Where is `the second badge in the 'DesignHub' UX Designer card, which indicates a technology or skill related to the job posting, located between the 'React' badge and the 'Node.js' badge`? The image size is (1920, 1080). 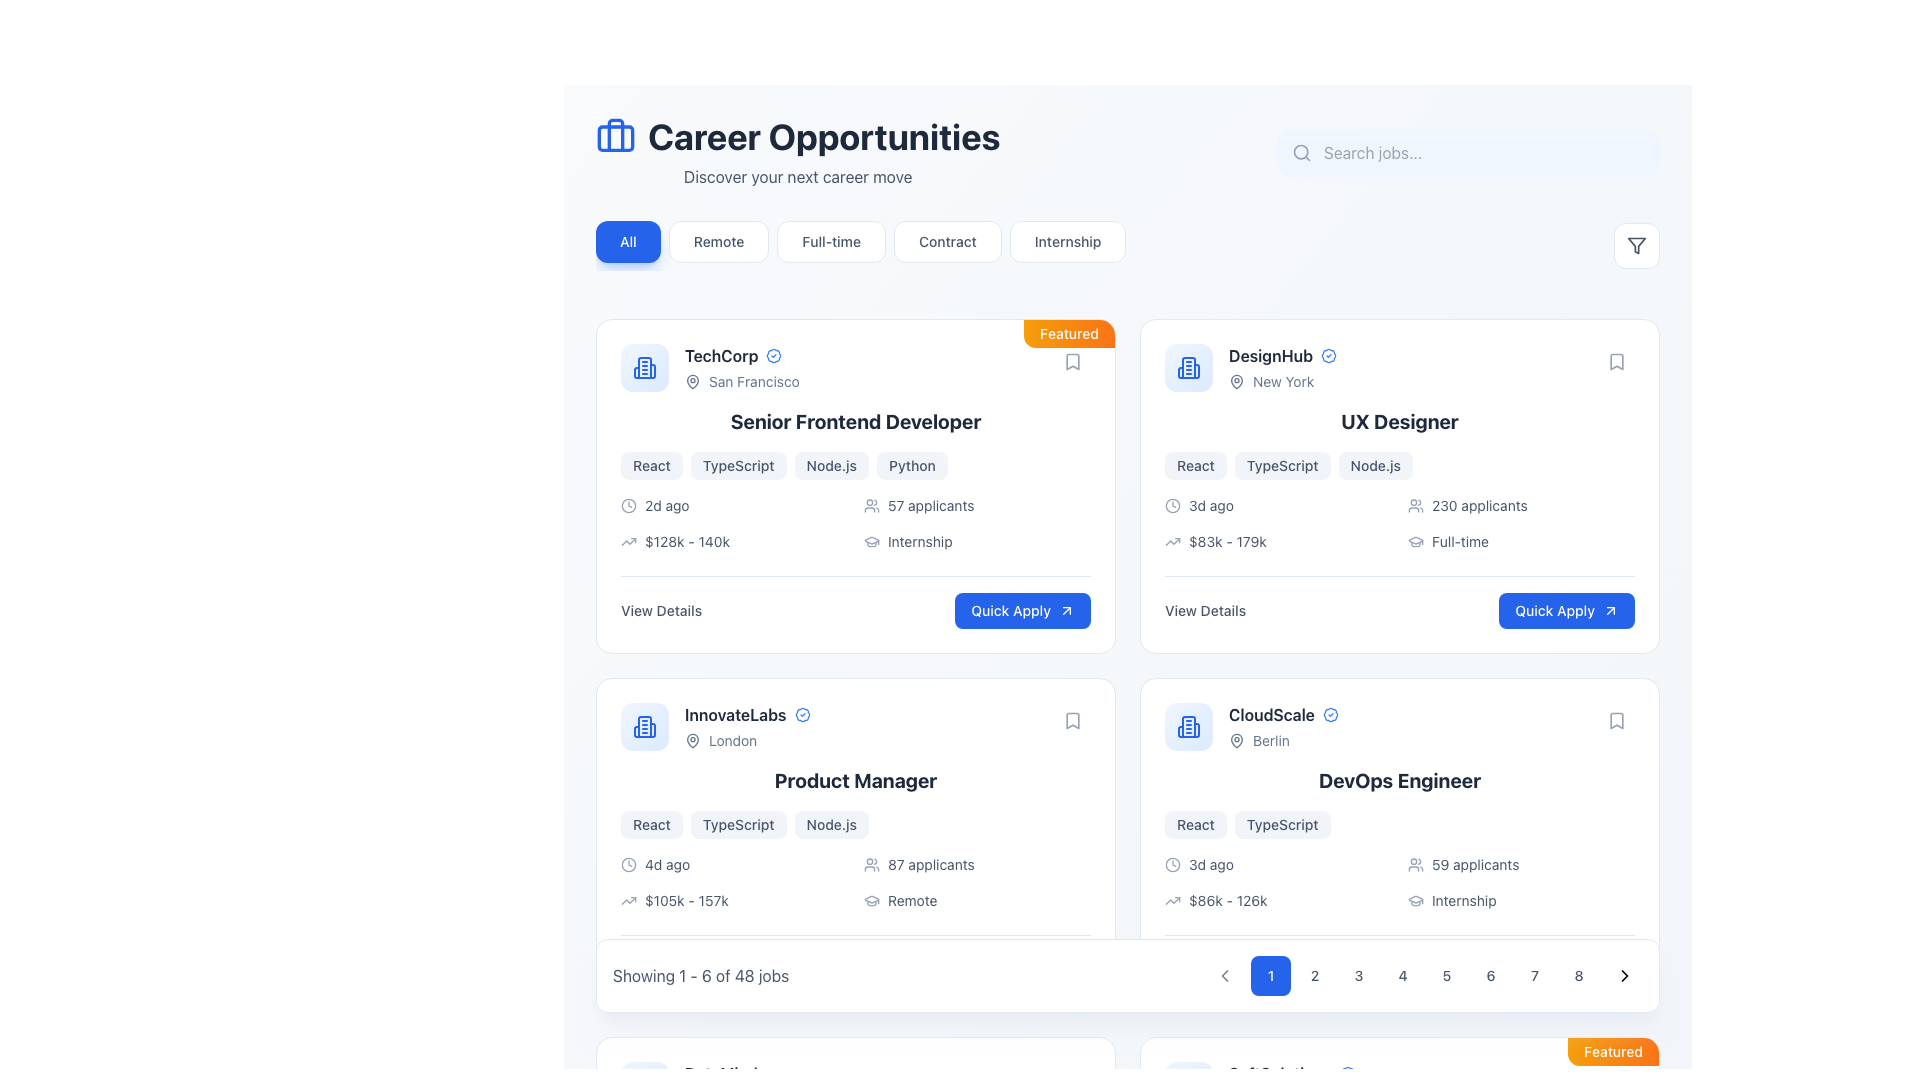
the second badge in the 'DesignHub' UX Designer card, which indicates a technology or skill related to the job posting, located between the 'React' badge and the 'Node.js' badge is located at coordinates (1282, 466).